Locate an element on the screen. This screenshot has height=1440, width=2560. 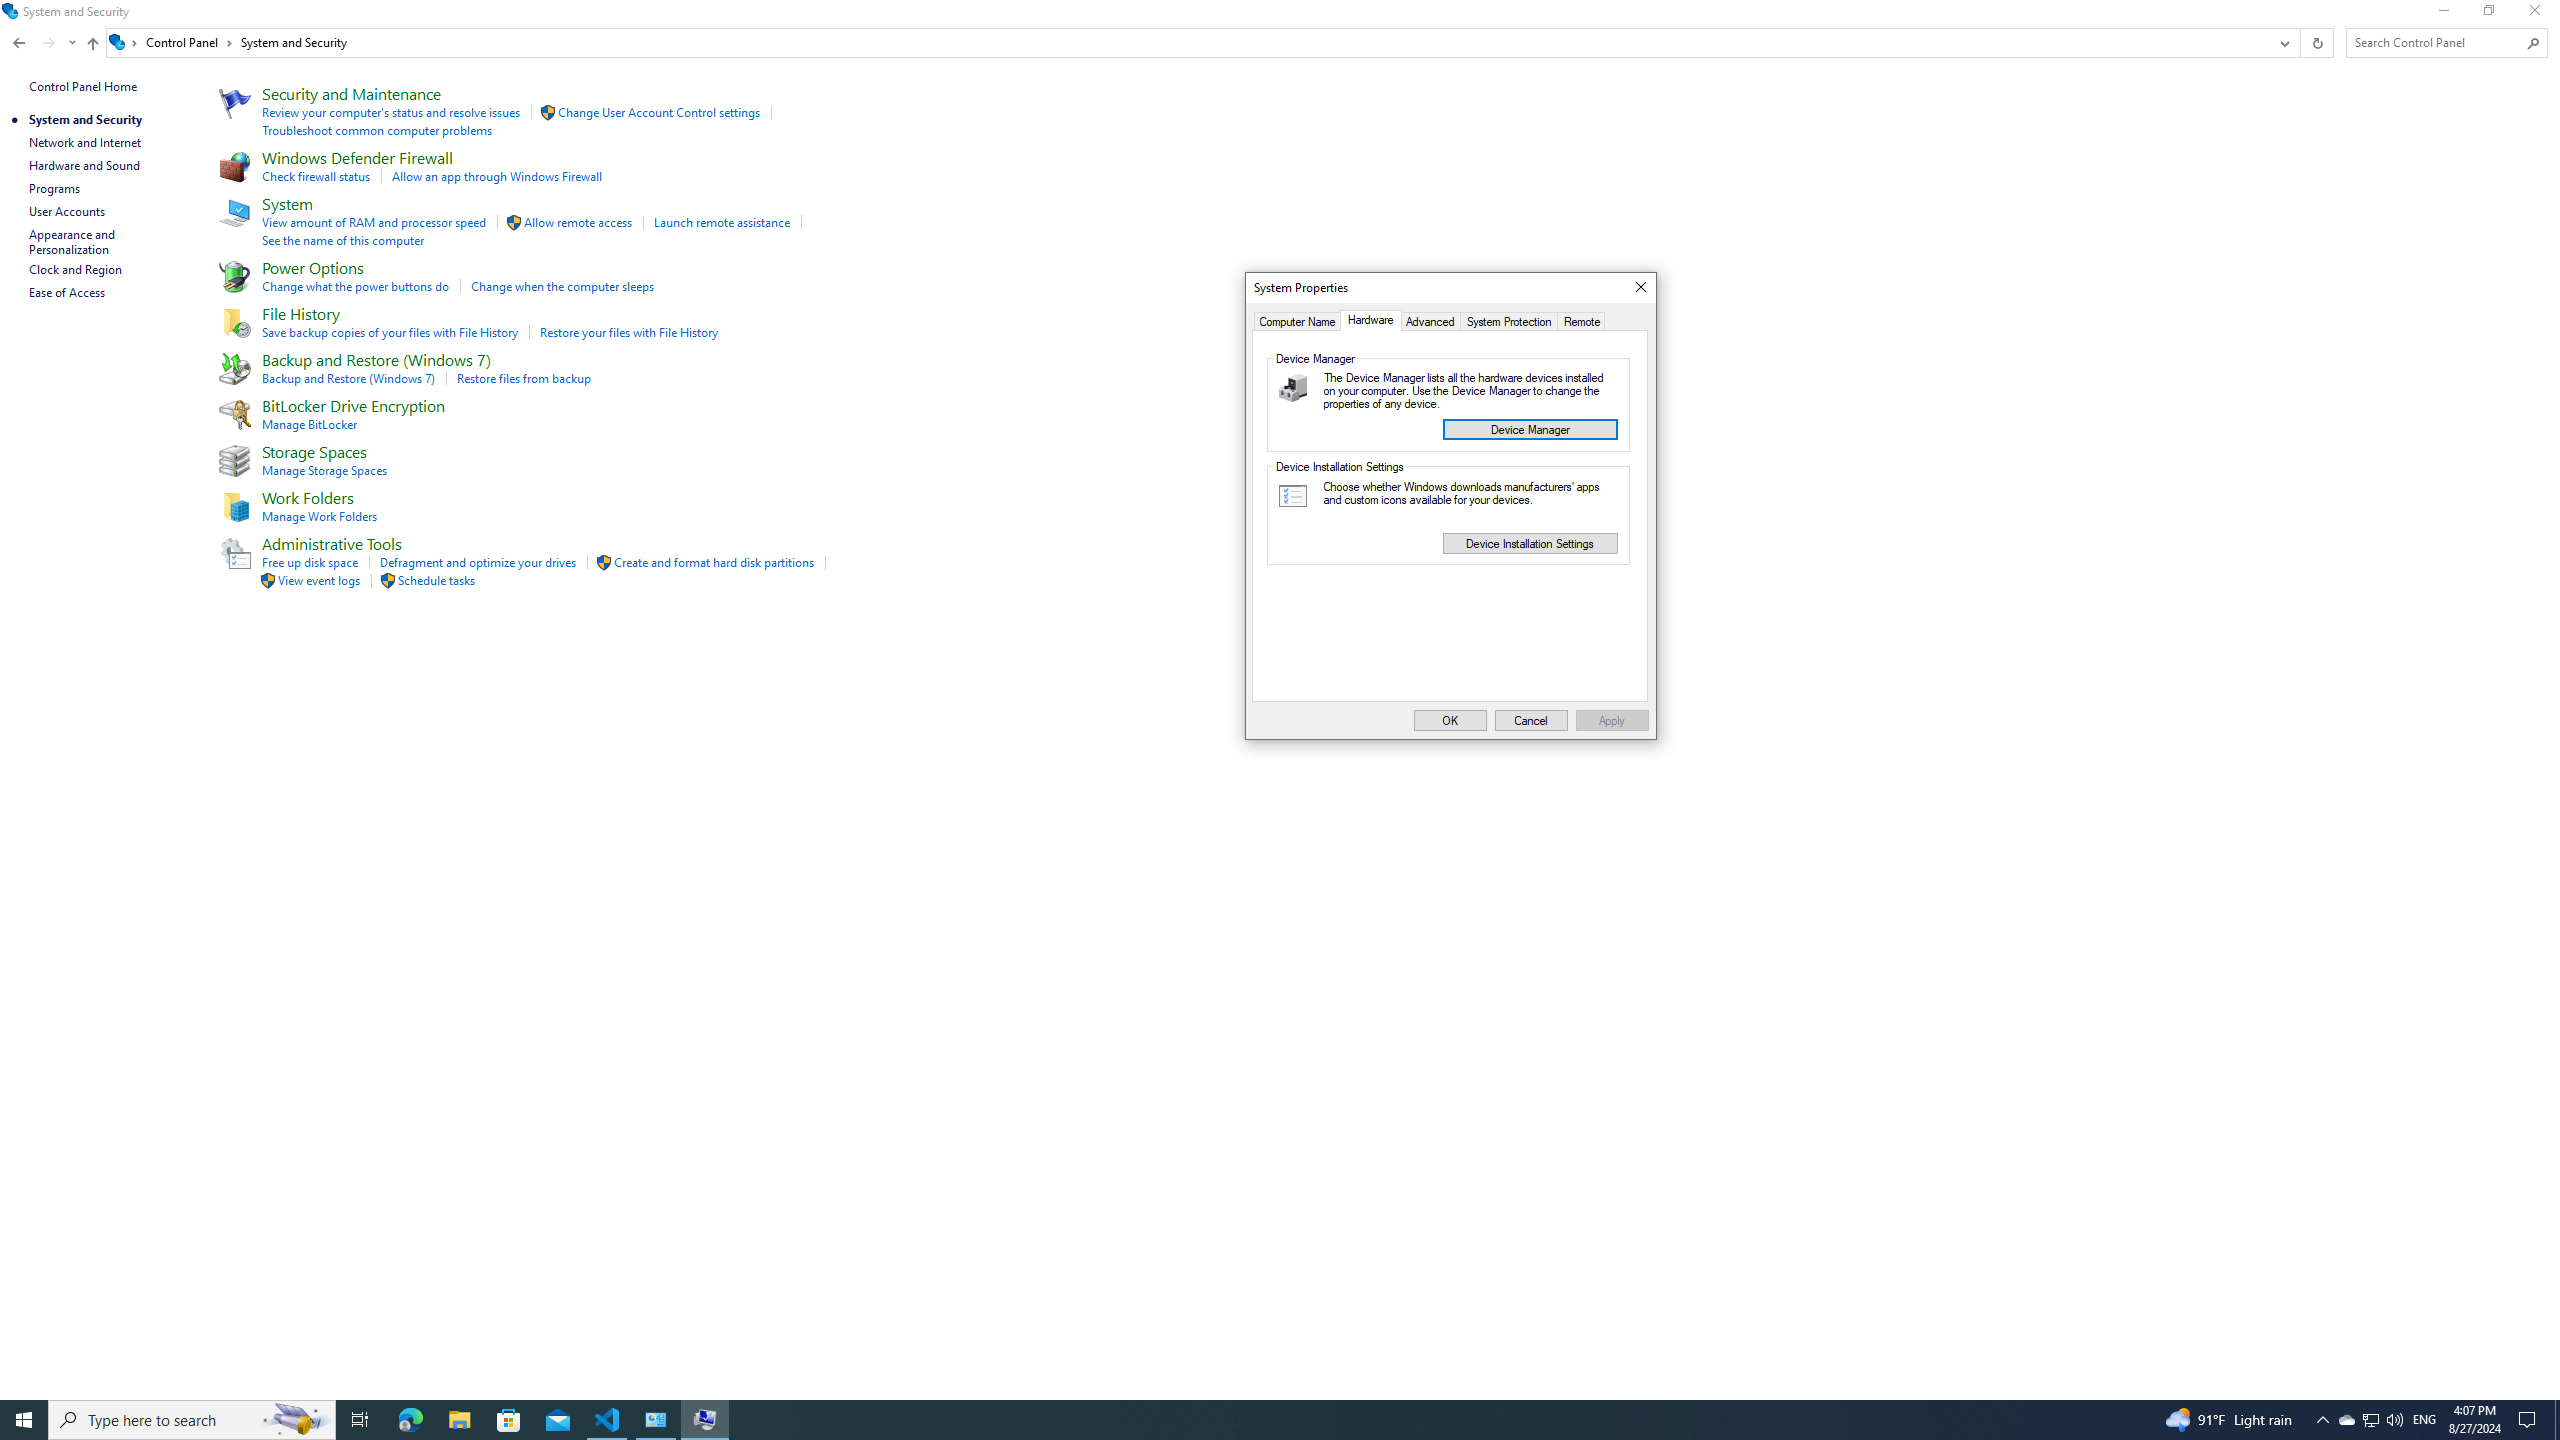
'Device Manager' is located at coordinates (1528, 428).